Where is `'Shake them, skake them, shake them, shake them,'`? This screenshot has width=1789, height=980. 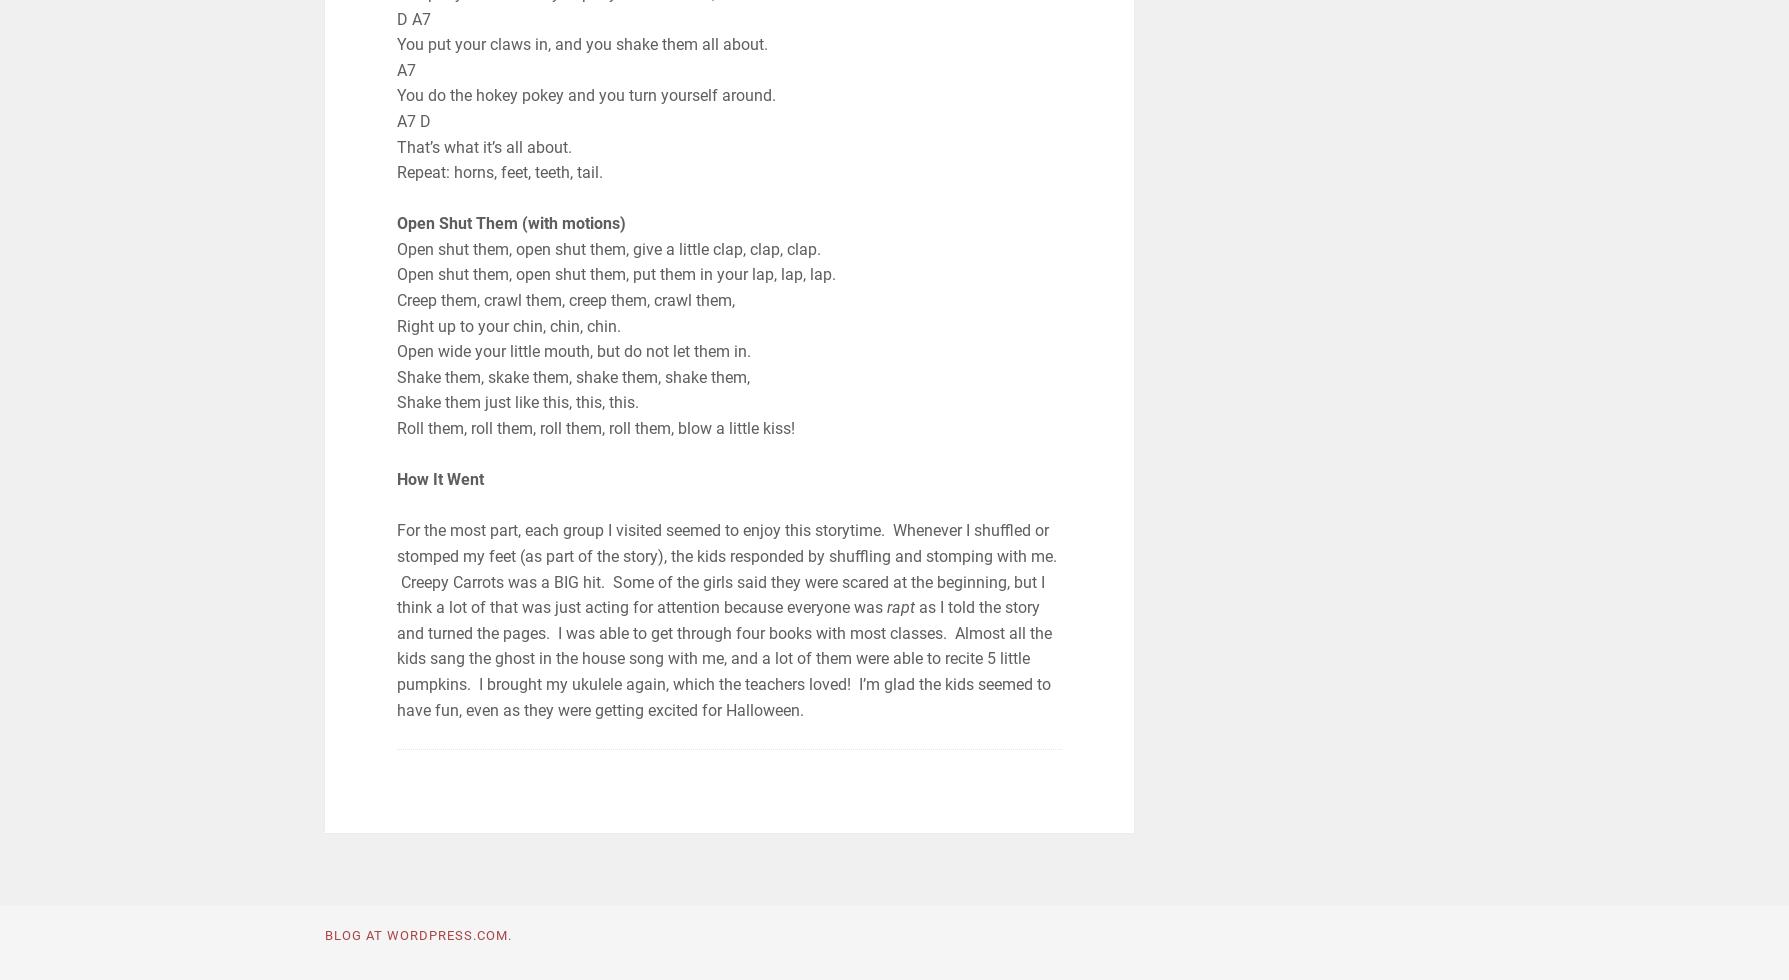 'Shake them, skake them, shake them, shake them,' is located at coordinates (571, 376).